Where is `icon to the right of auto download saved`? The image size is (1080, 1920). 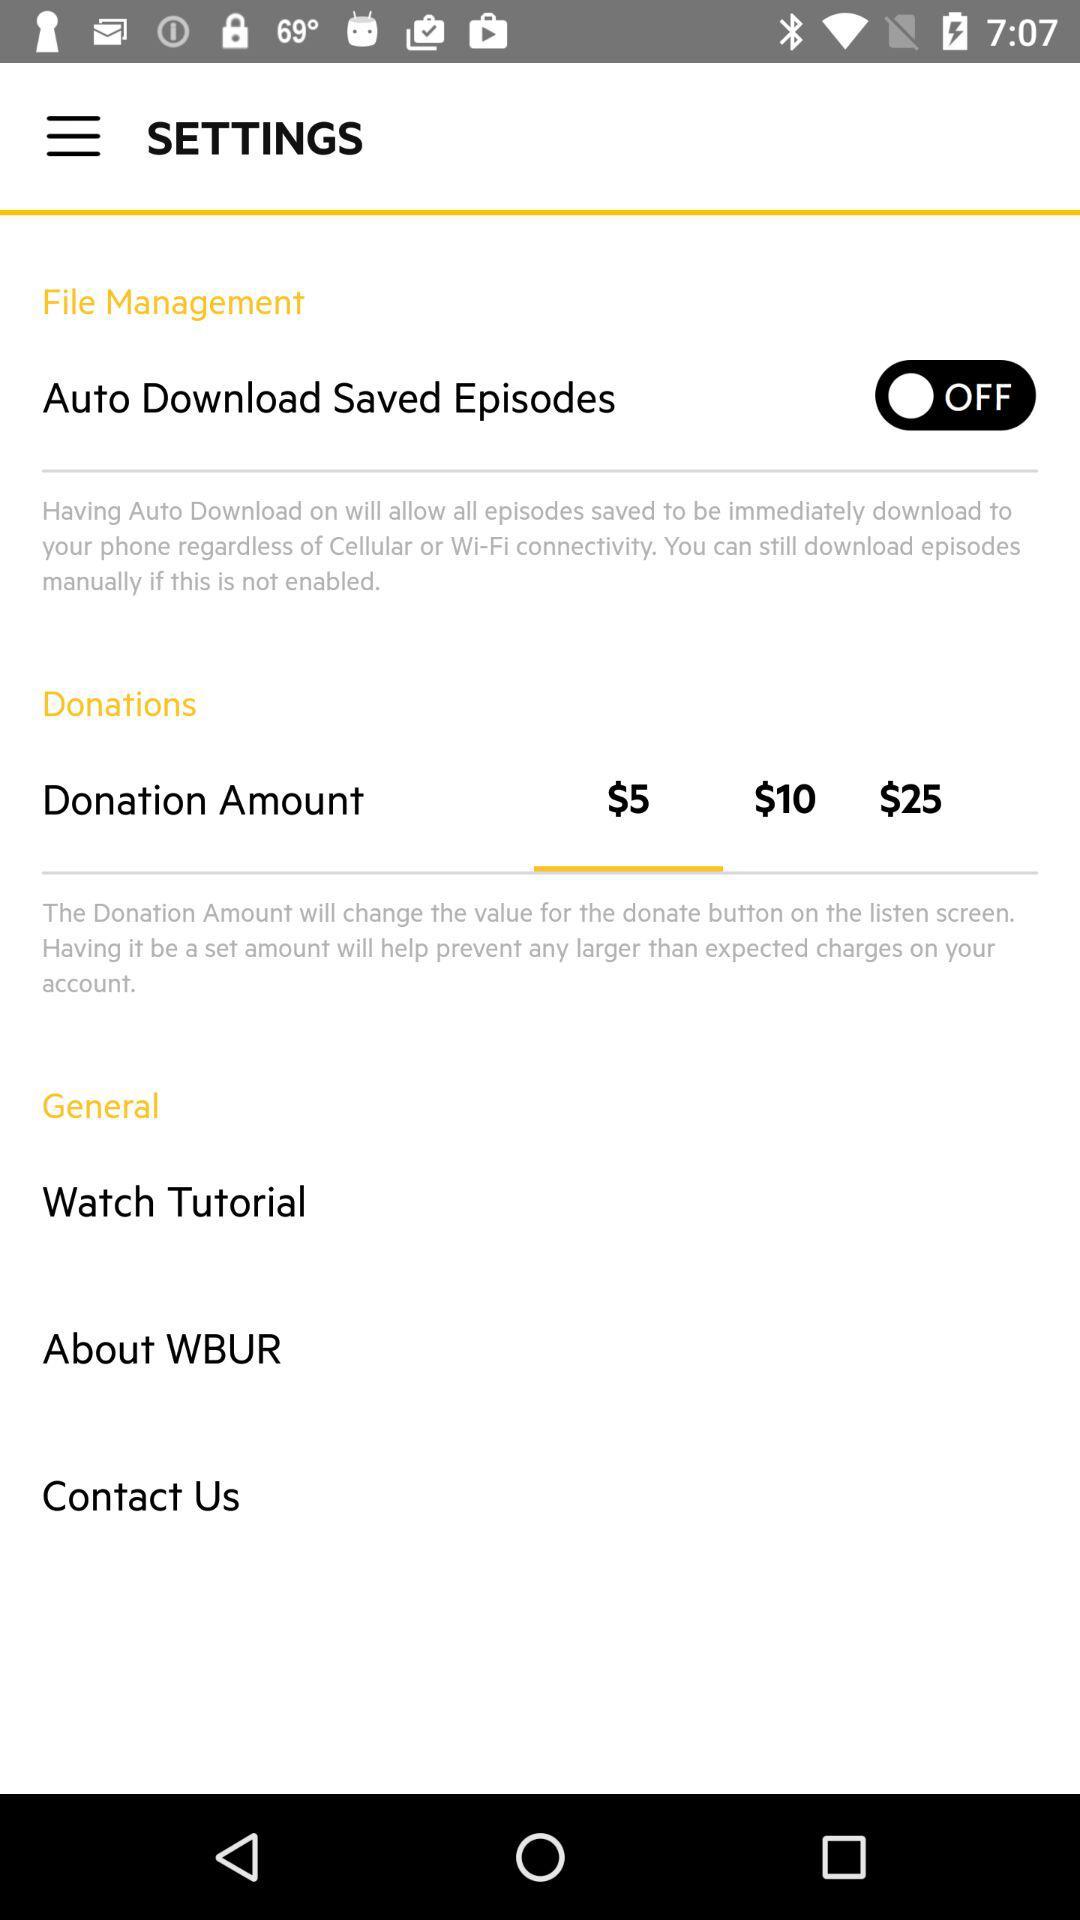
icon to the right of auto download saved is located at coordinates (955, 395).